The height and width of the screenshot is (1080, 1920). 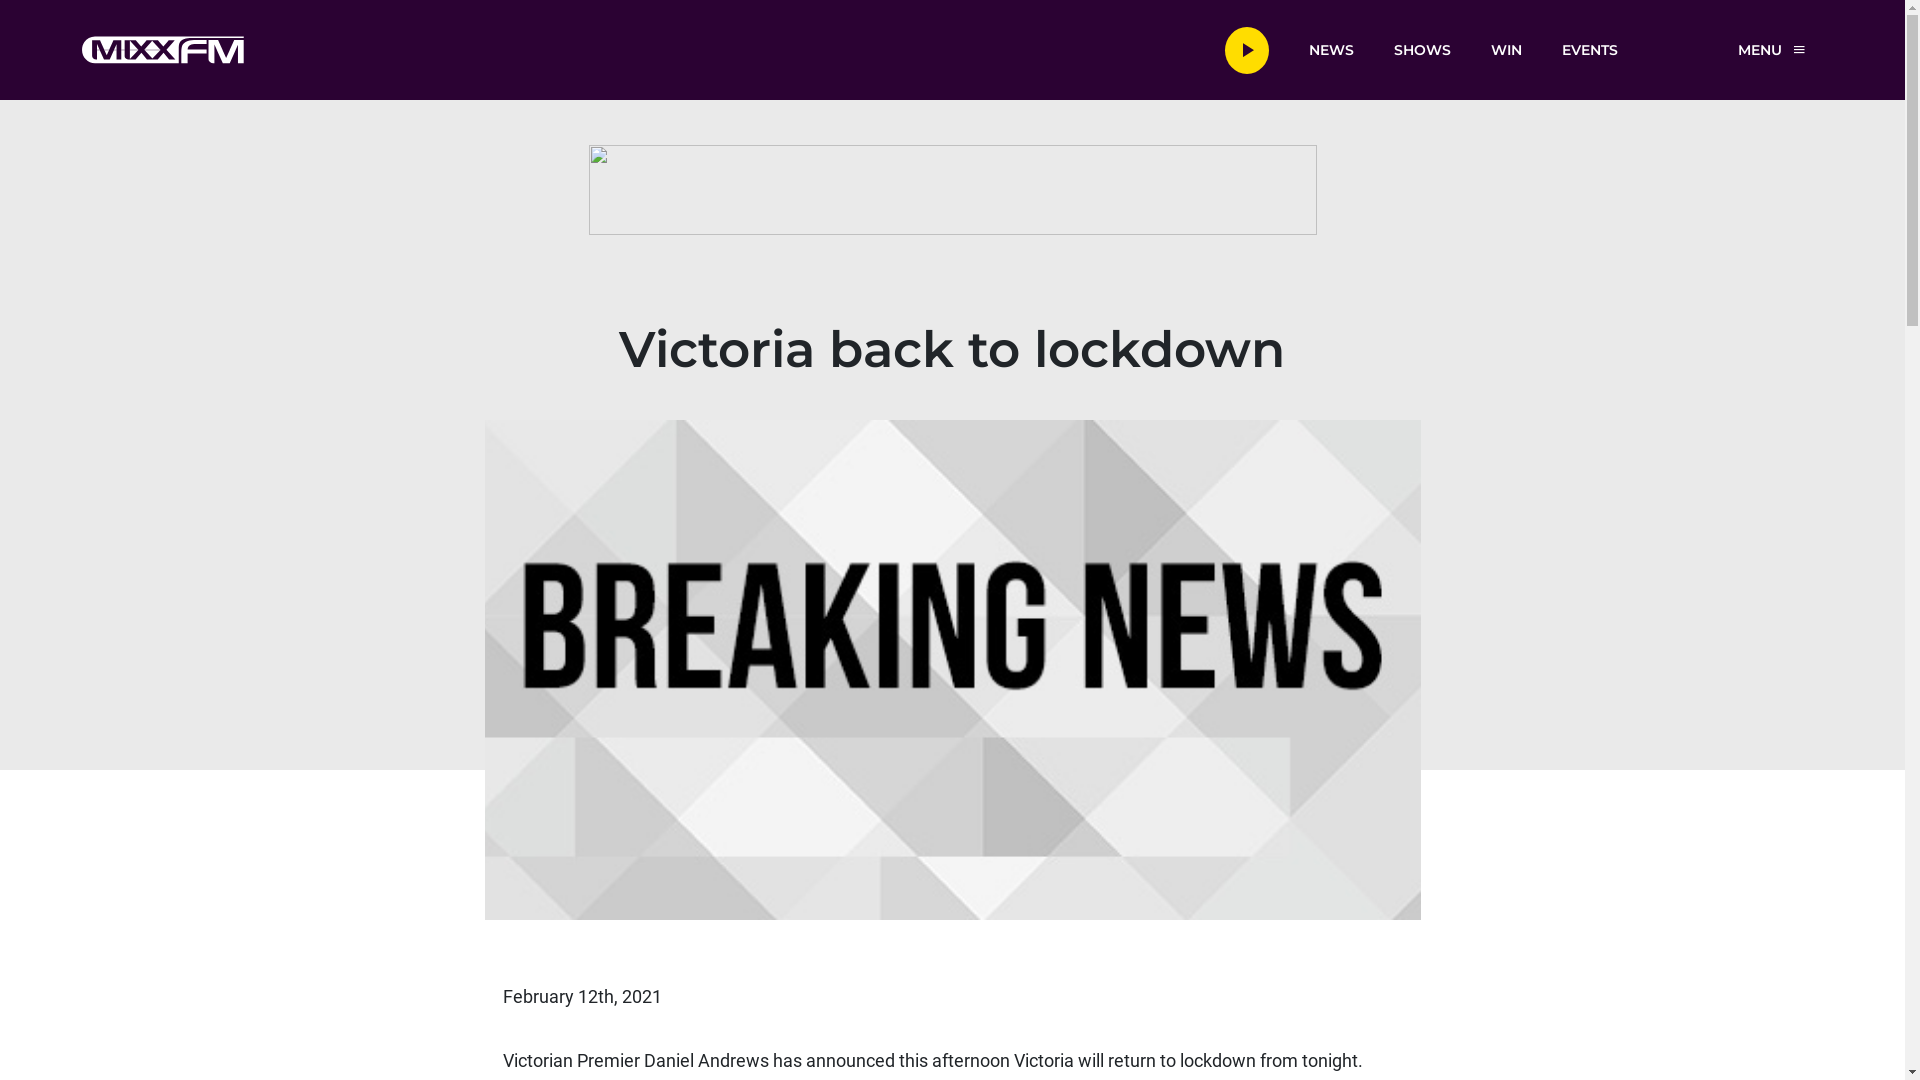 I want to click on 'NEWS', so click(x=1330, y=48).